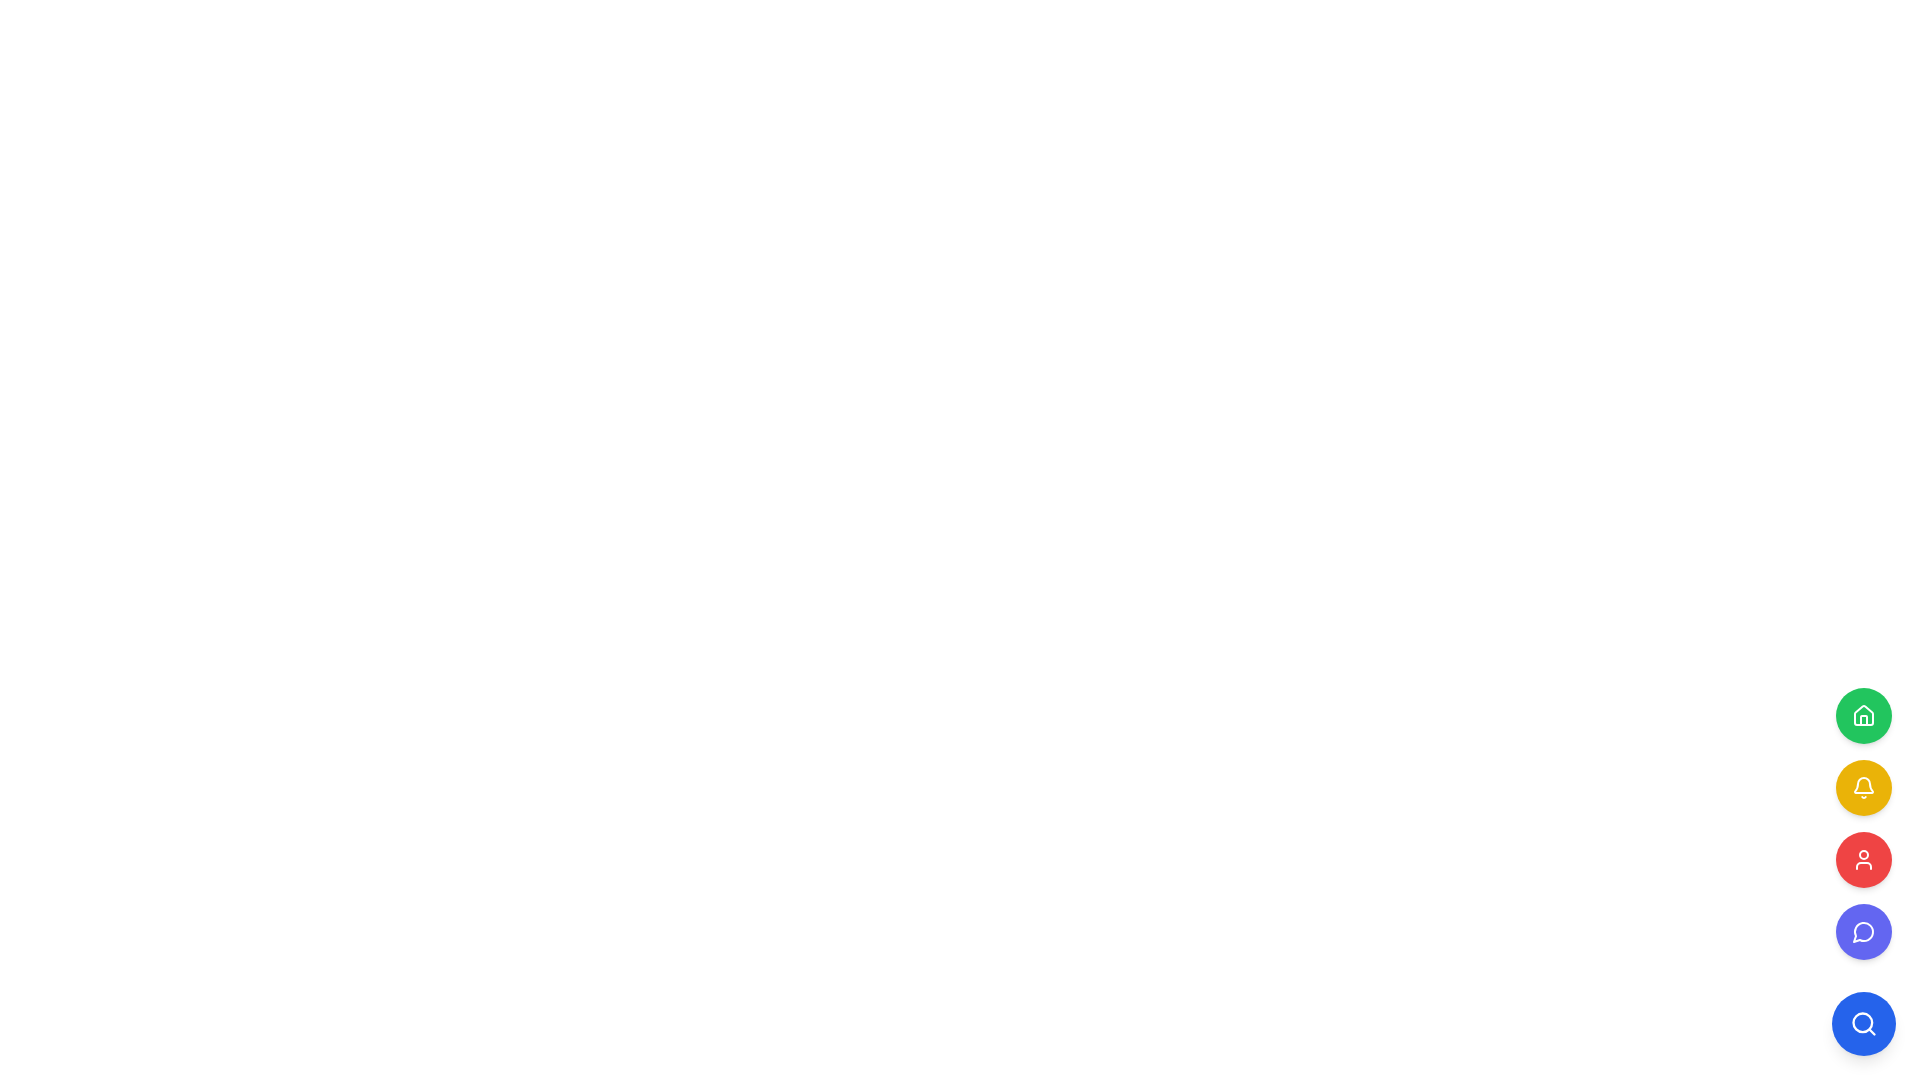 This screenshot has height=1080, width=1920. Describe the element at coordinates (1862, 715) in the screenshot. I see `the circular green button with a white house icon at the top of the vertical column to observe the hover effect` at that location.